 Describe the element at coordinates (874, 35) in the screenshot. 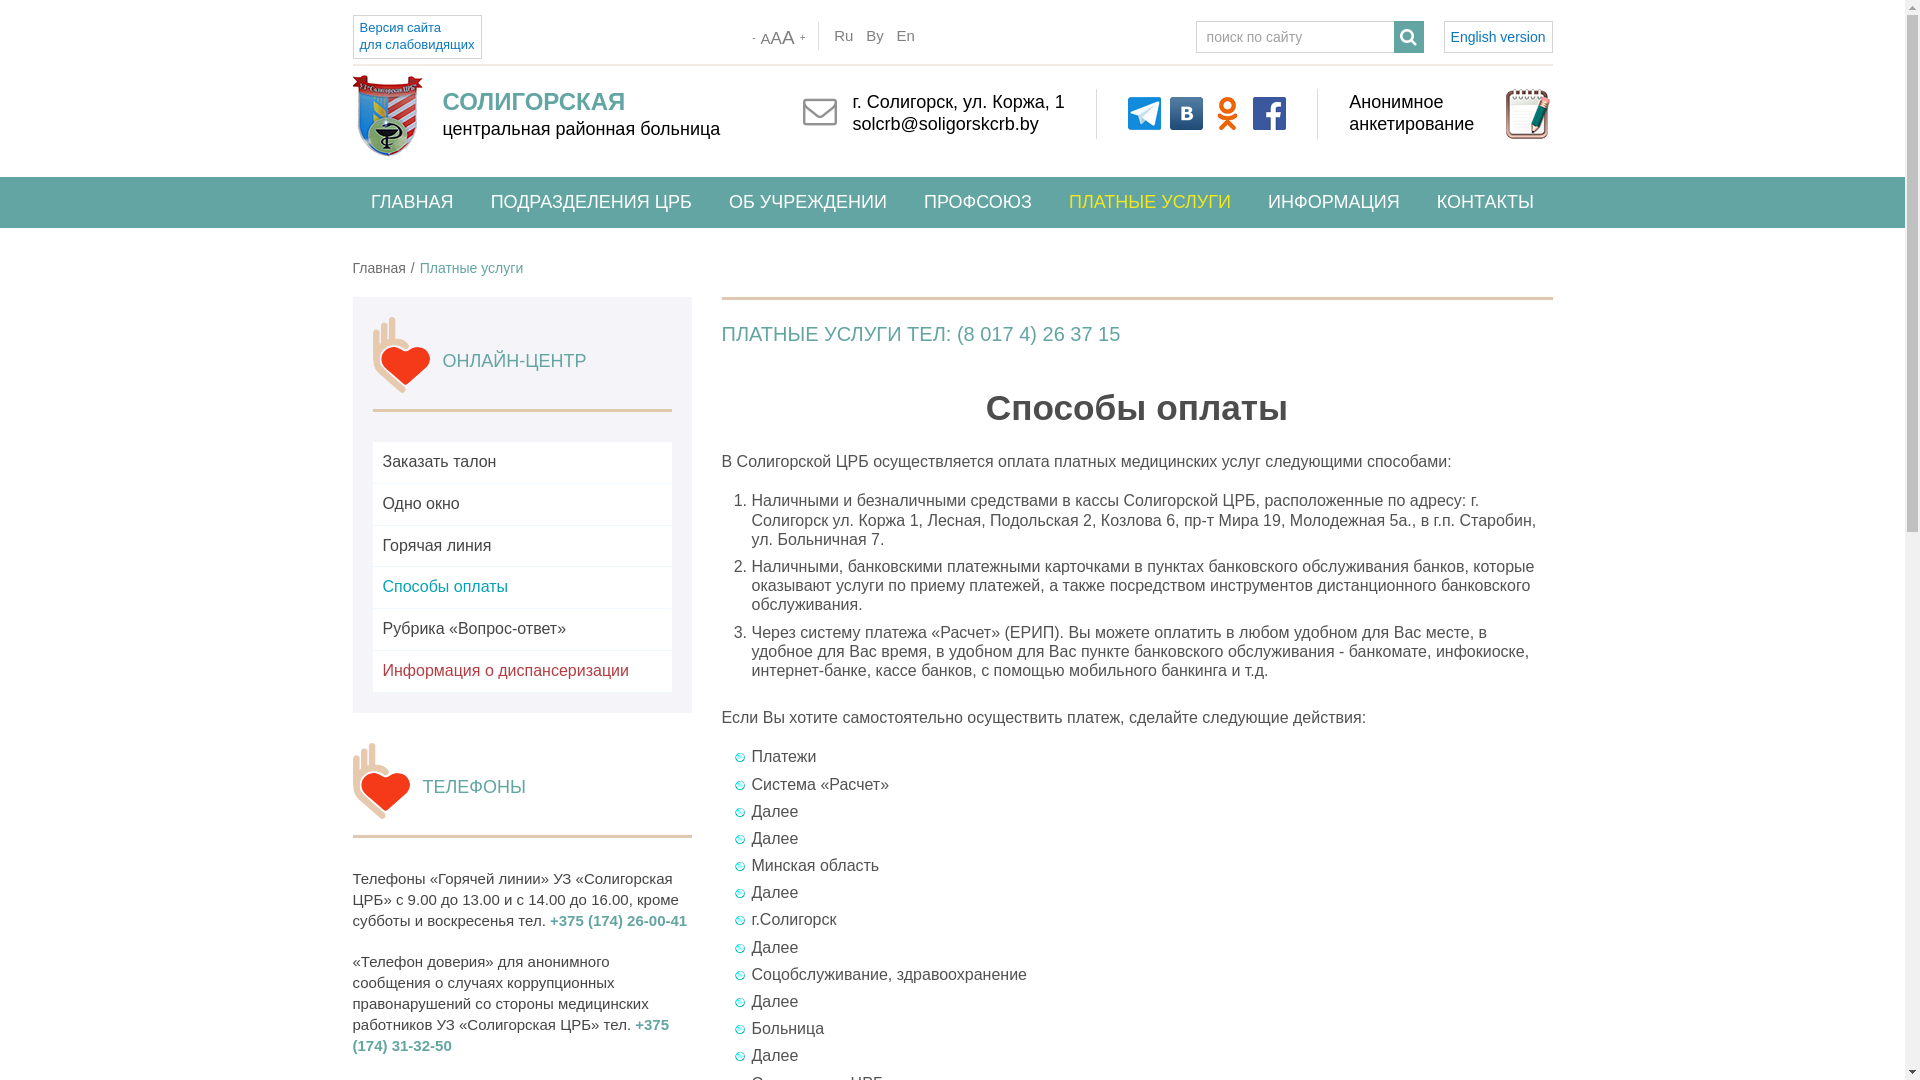

I see `'By'` at that location.